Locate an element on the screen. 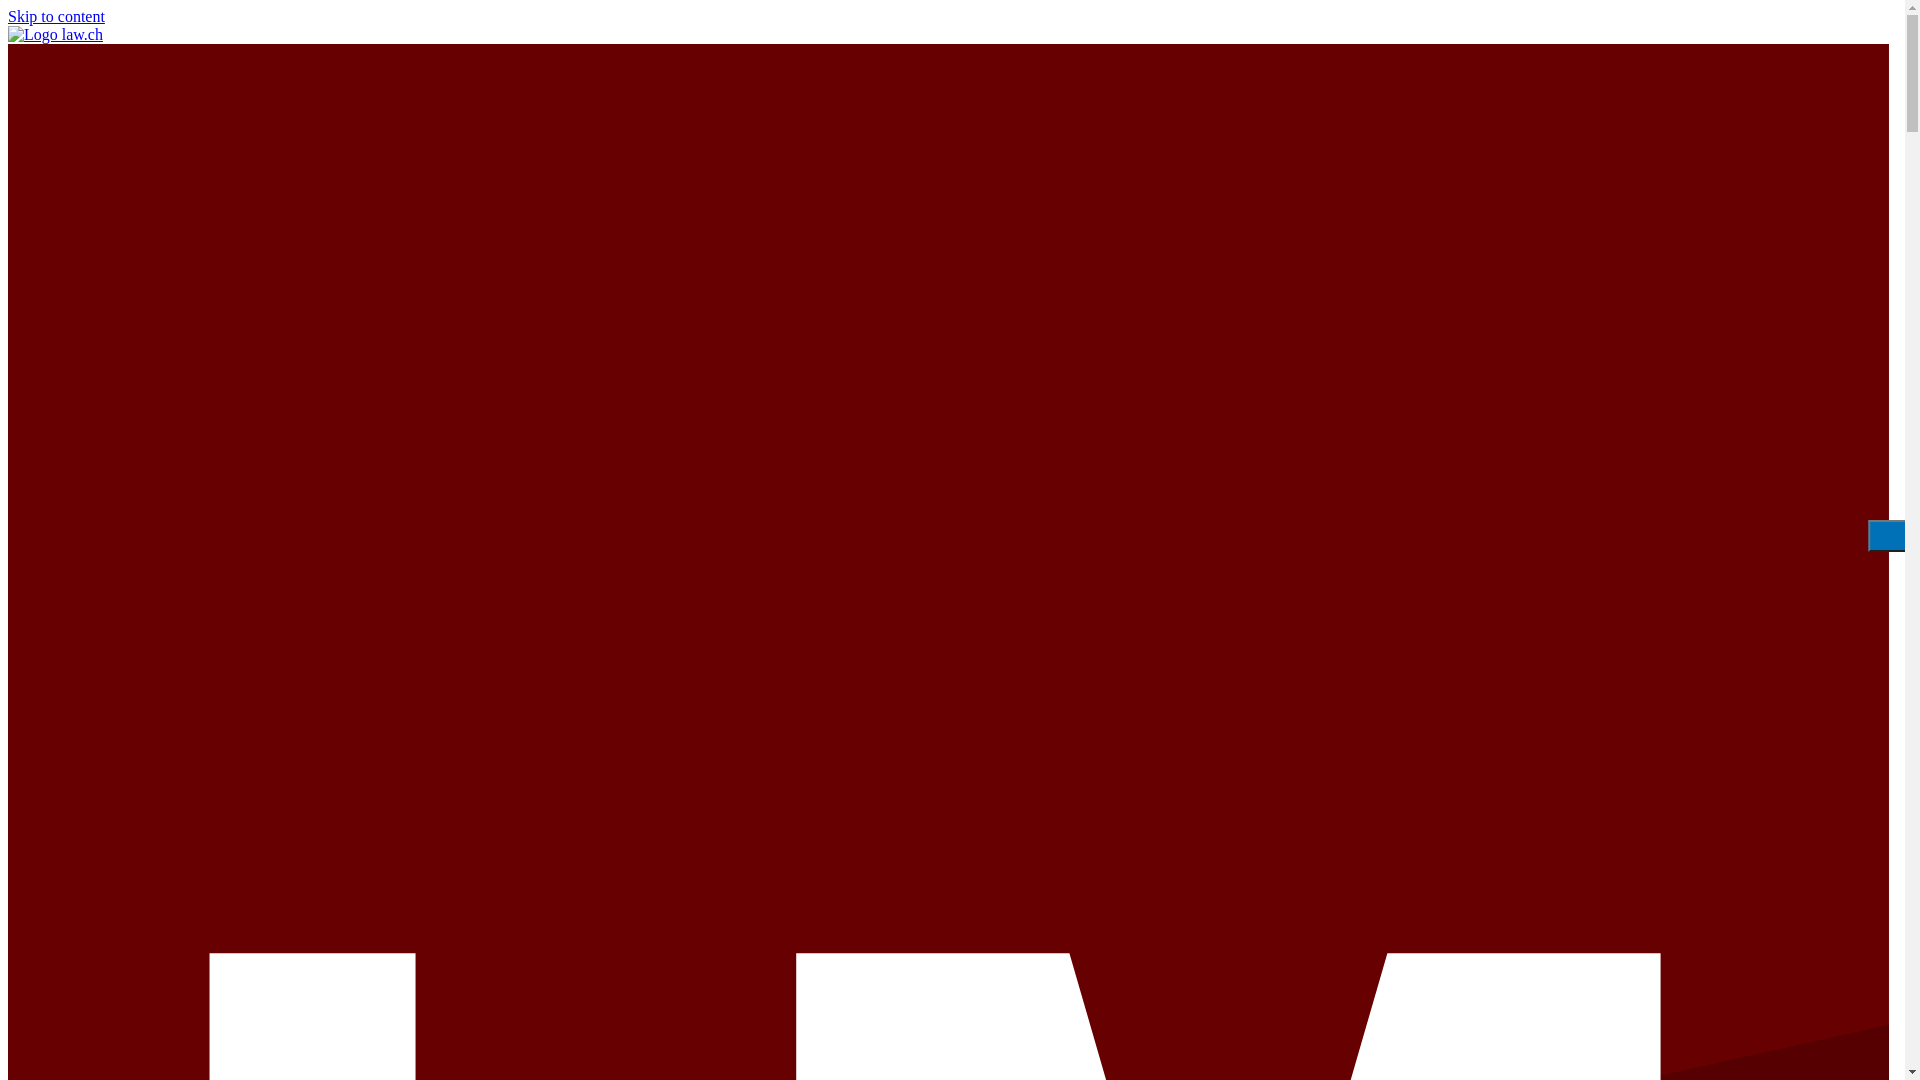 The height and width of the screenshot is (1080, 1920). 'Skip to content' is located at coordinates (56, 16).